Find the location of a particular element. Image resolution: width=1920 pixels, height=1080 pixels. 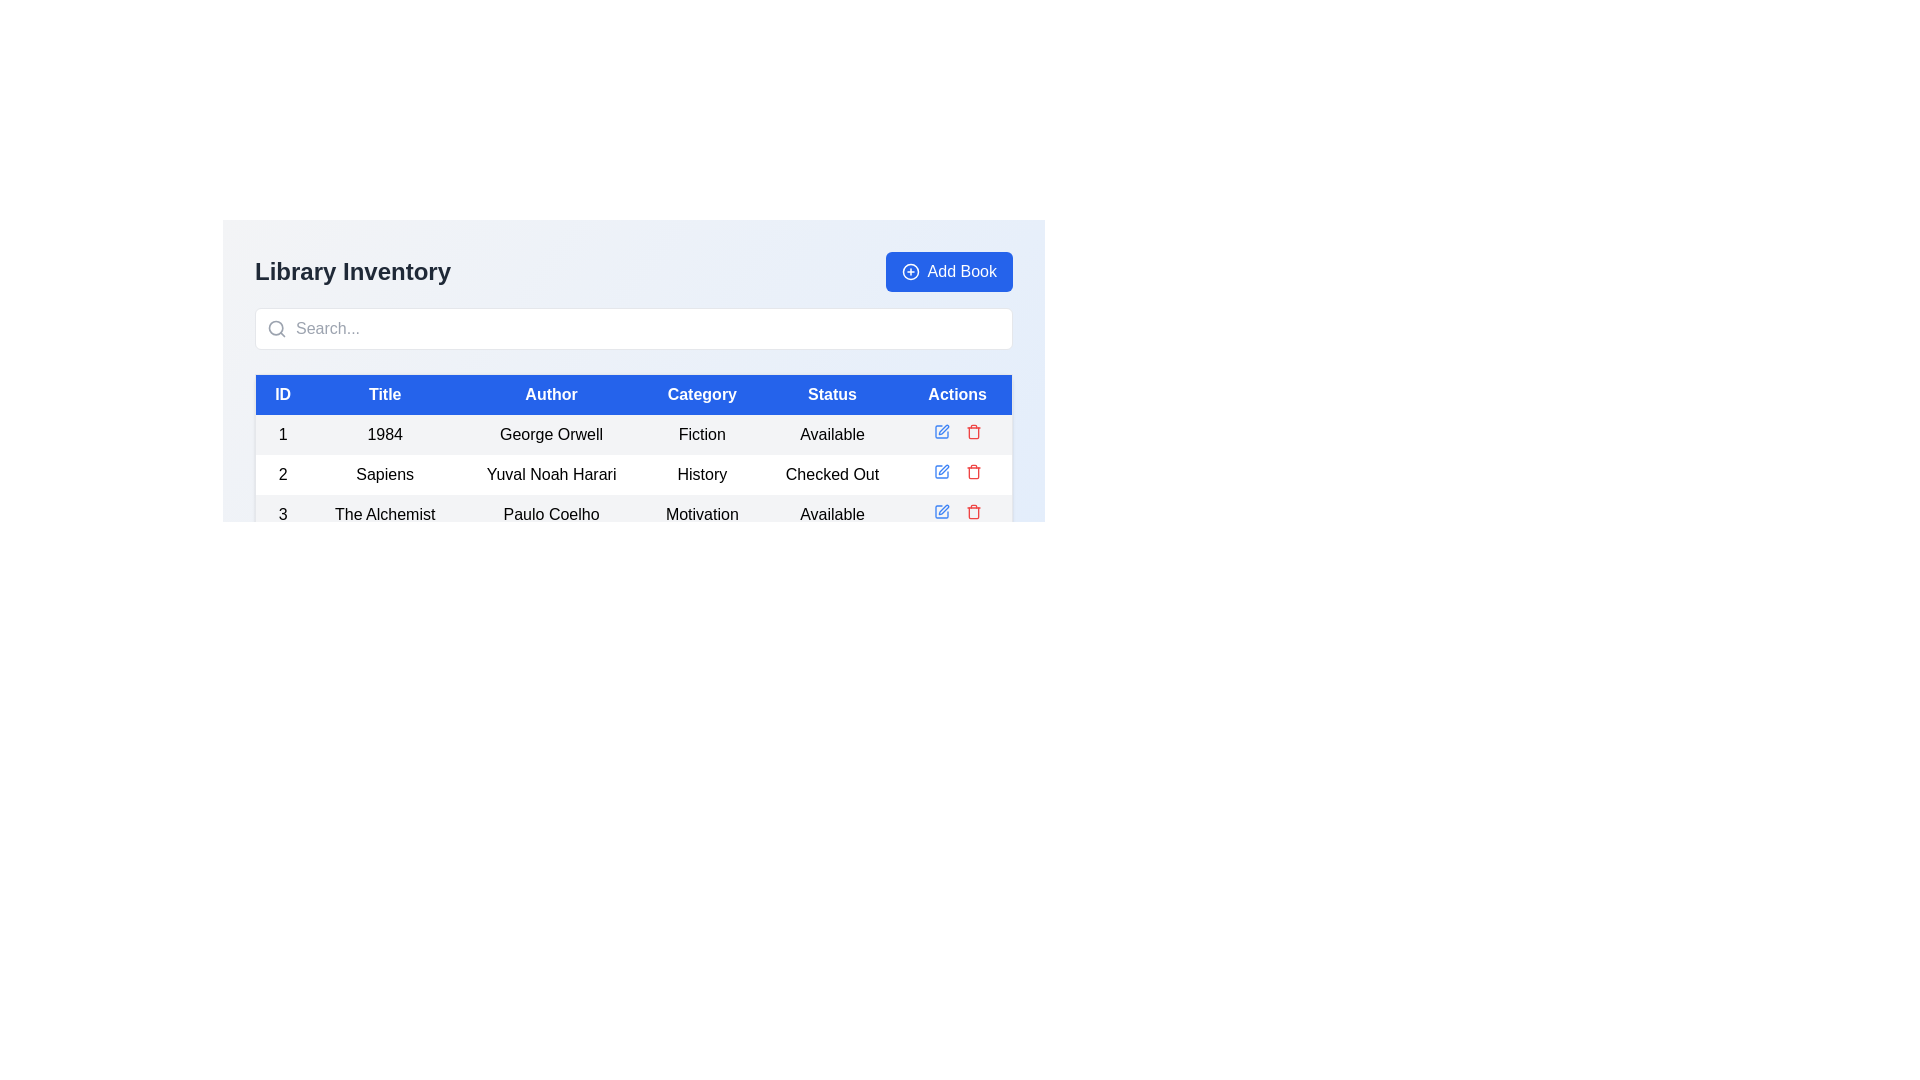

the circular graphical element located at the center of the 'Add Book' button, which has a thick outline is located at coordinates (909, 272).